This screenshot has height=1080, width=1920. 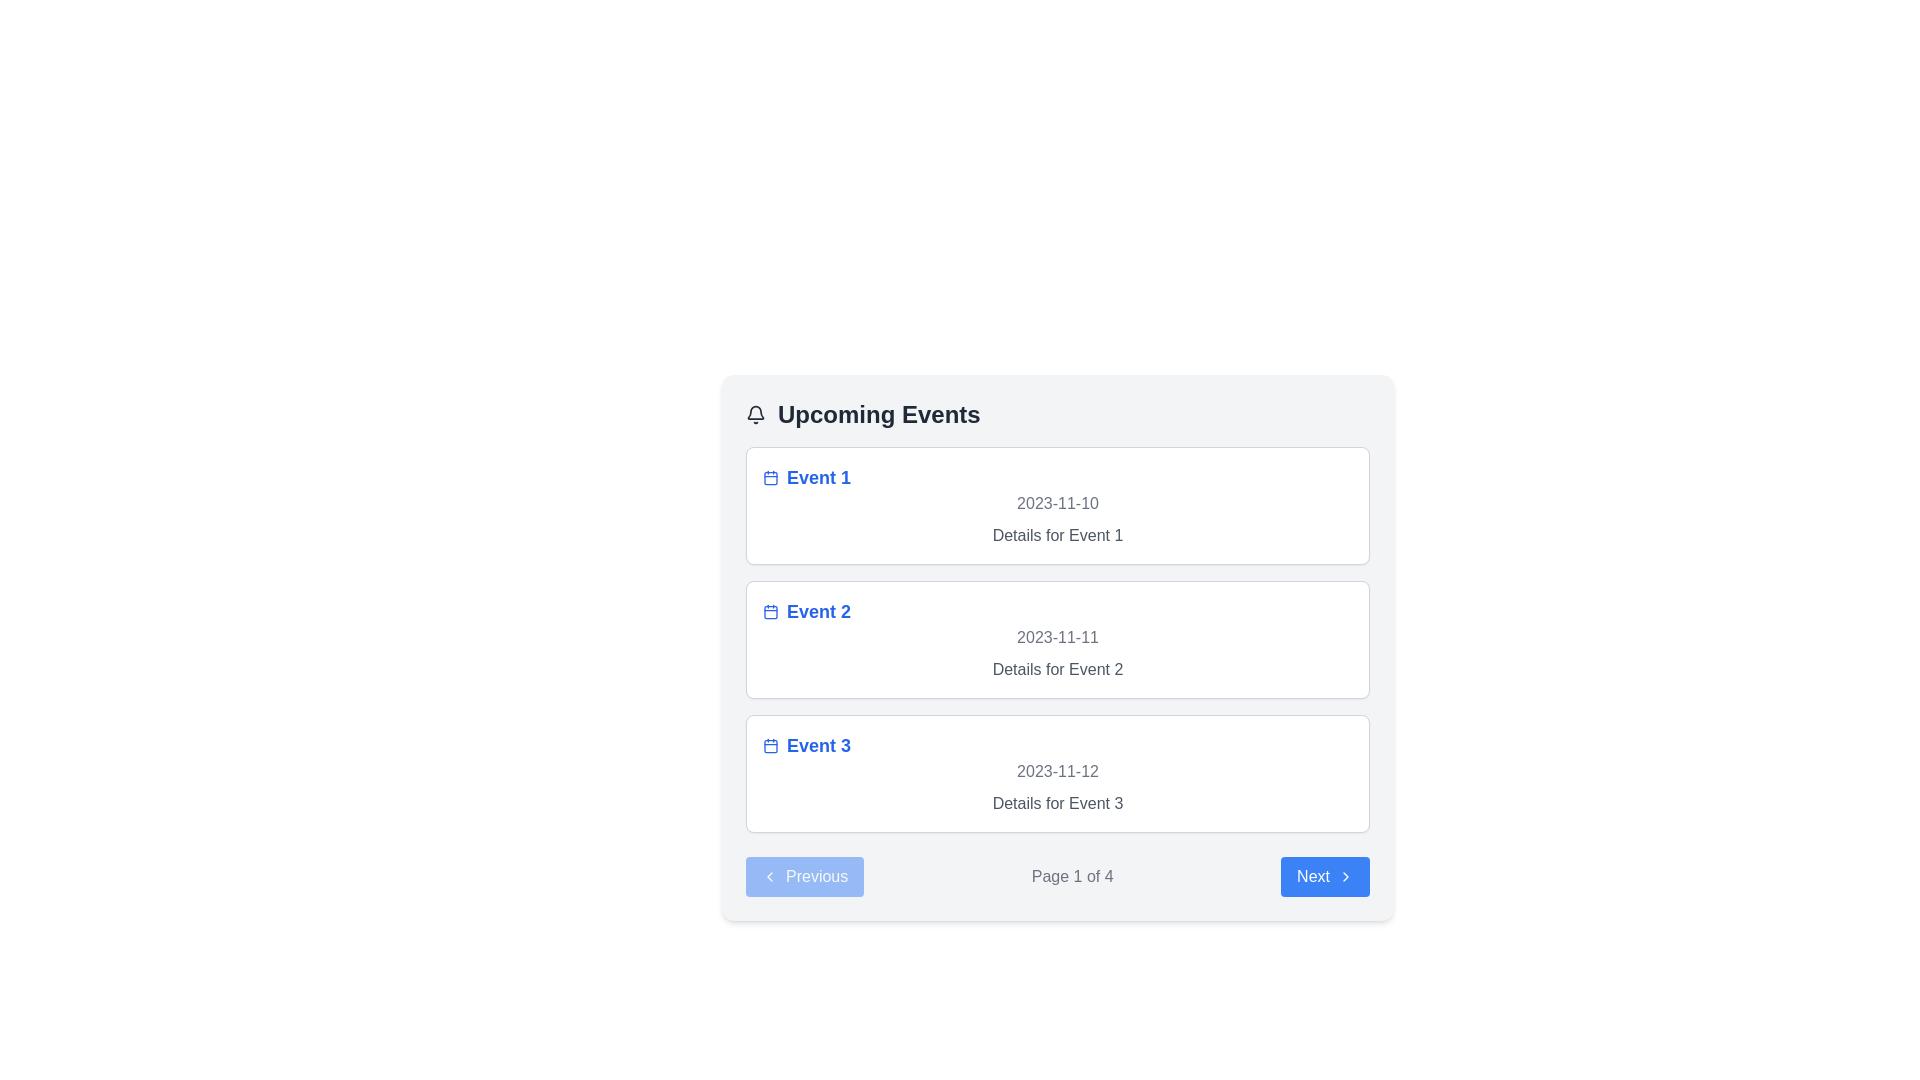 I want to click on the blue rectangular button labeled 'Next' with rounded corners, so click(x=1325, y=875).